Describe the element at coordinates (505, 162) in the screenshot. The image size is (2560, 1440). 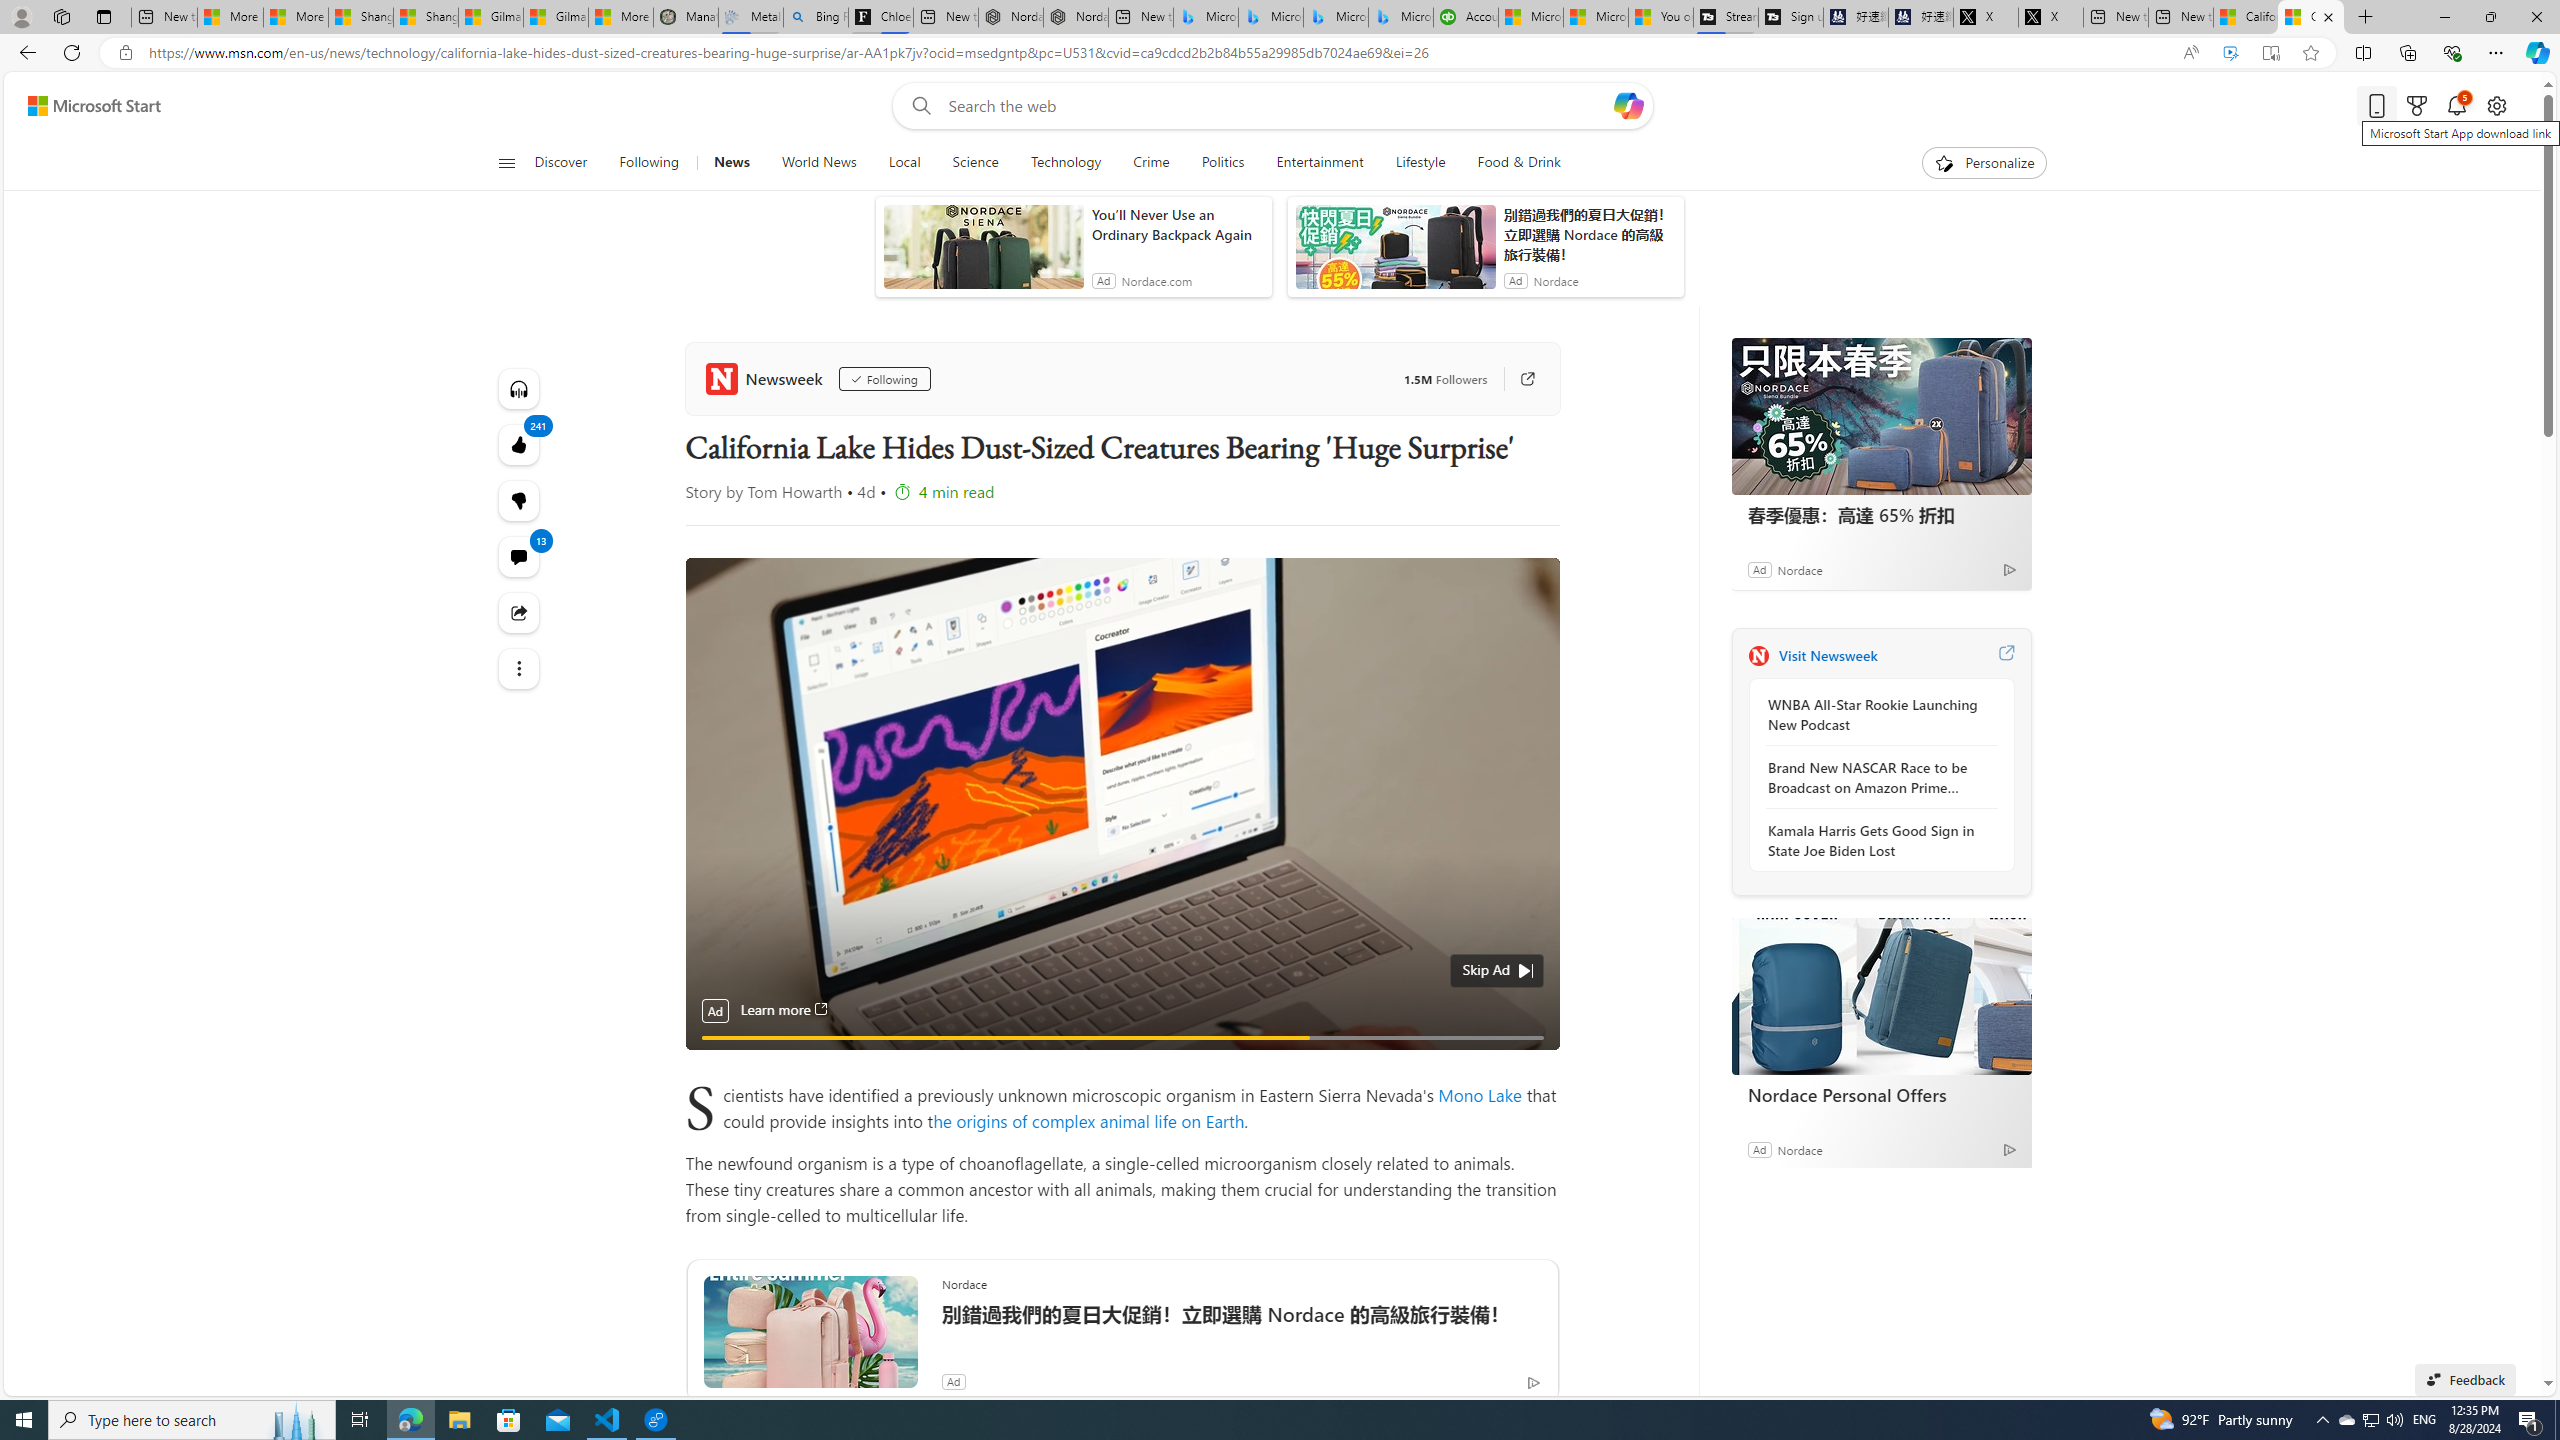
I see `'Class: button-glyph'` at that location.